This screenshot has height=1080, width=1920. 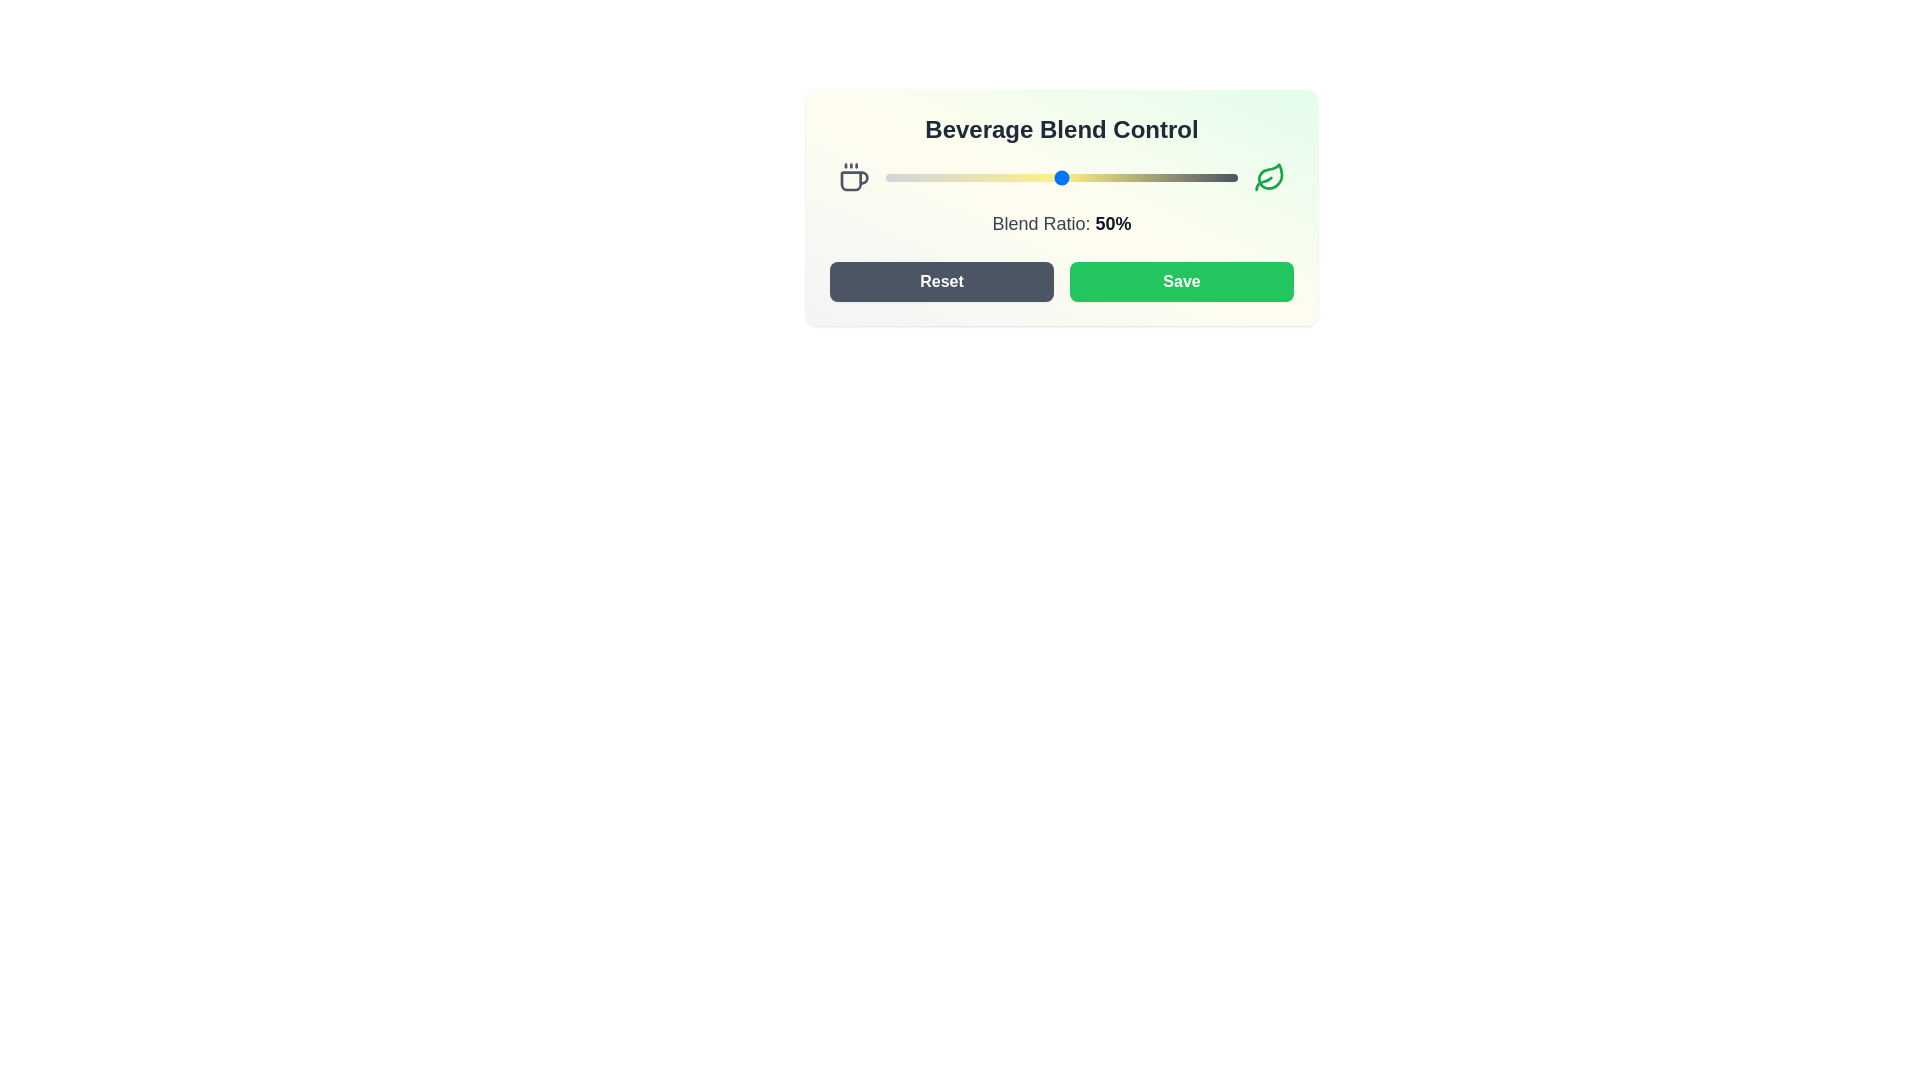 I want to click on 'Save' button to confirm the blend ratio, so click(x=1181, y=281).